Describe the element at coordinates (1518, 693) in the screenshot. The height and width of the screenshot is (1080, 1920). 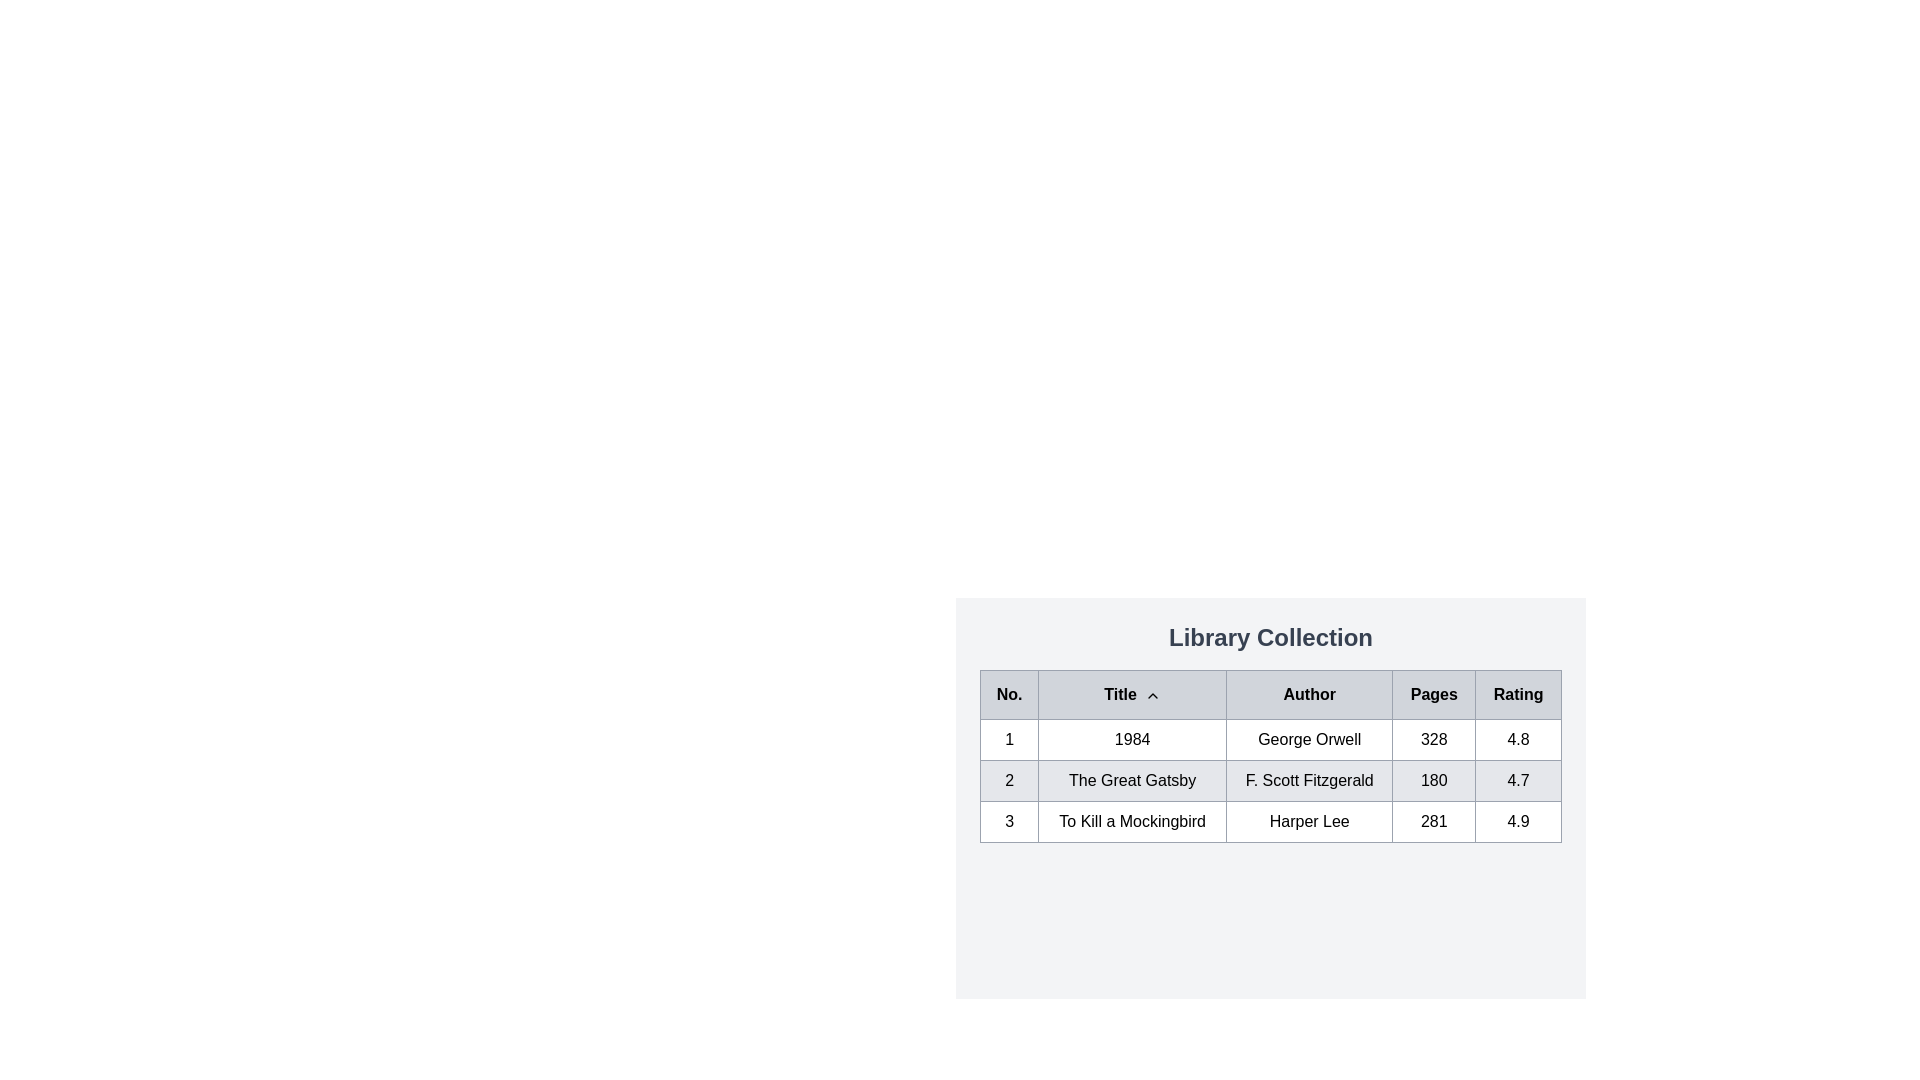
I see `the 'Rating' text label, which has a light gray background and displays bold, centered black text, located at the far right of the headers in a table-like structure` at that location.